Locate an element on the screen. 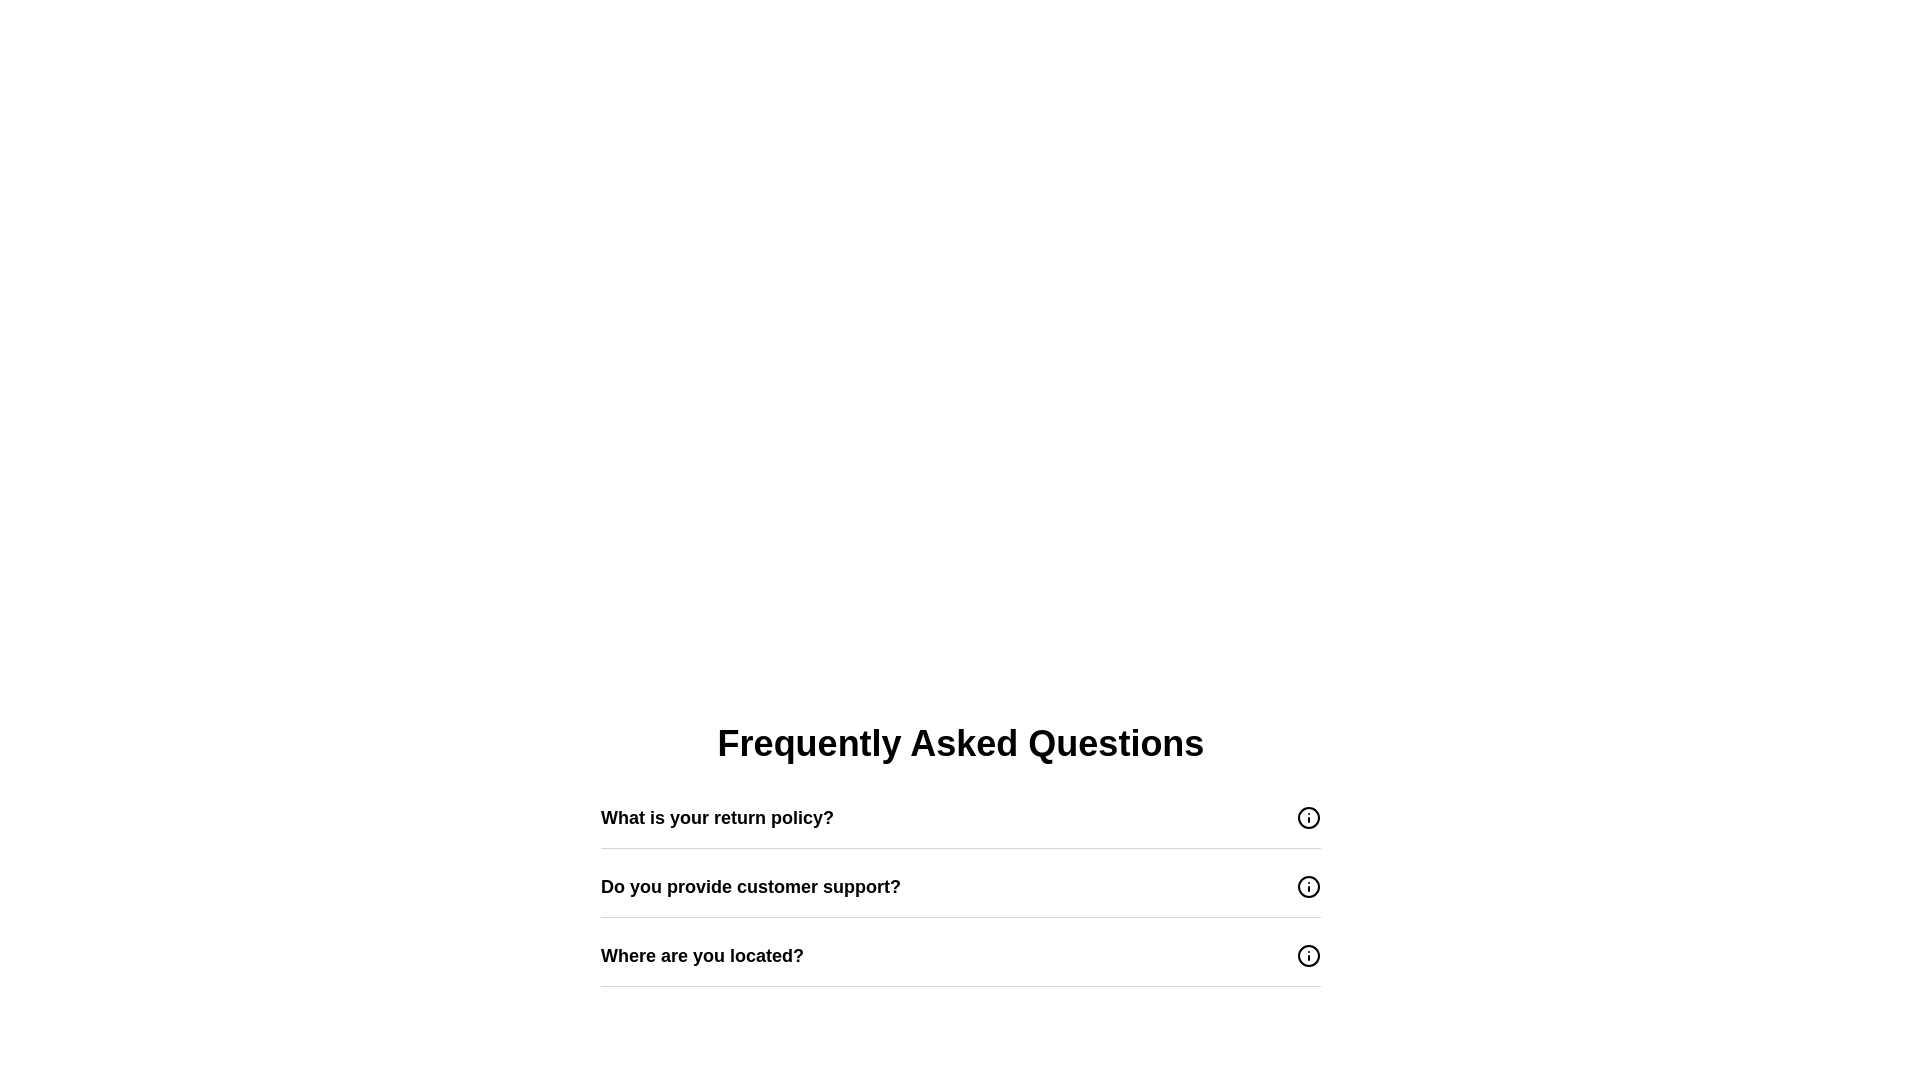 This screenshot has width=1920, height=1080. text label that serves as a question in the FAQ section, specifically the third question in the list located below the 'Frequently Asked Questions' header is located at coordinates (702, 955).